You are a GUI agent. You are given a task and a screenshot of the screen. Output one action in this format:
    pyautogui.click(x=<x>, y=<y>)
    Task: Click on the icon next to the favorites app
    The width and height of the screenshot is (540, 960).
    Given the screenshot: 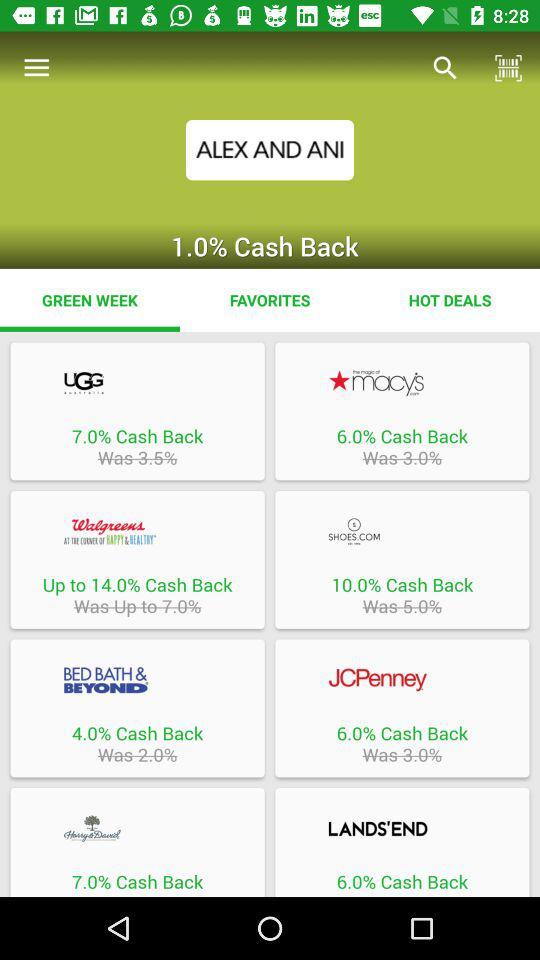 What is the action you would take?
    pyautogui.click(x=449, y=299)
    